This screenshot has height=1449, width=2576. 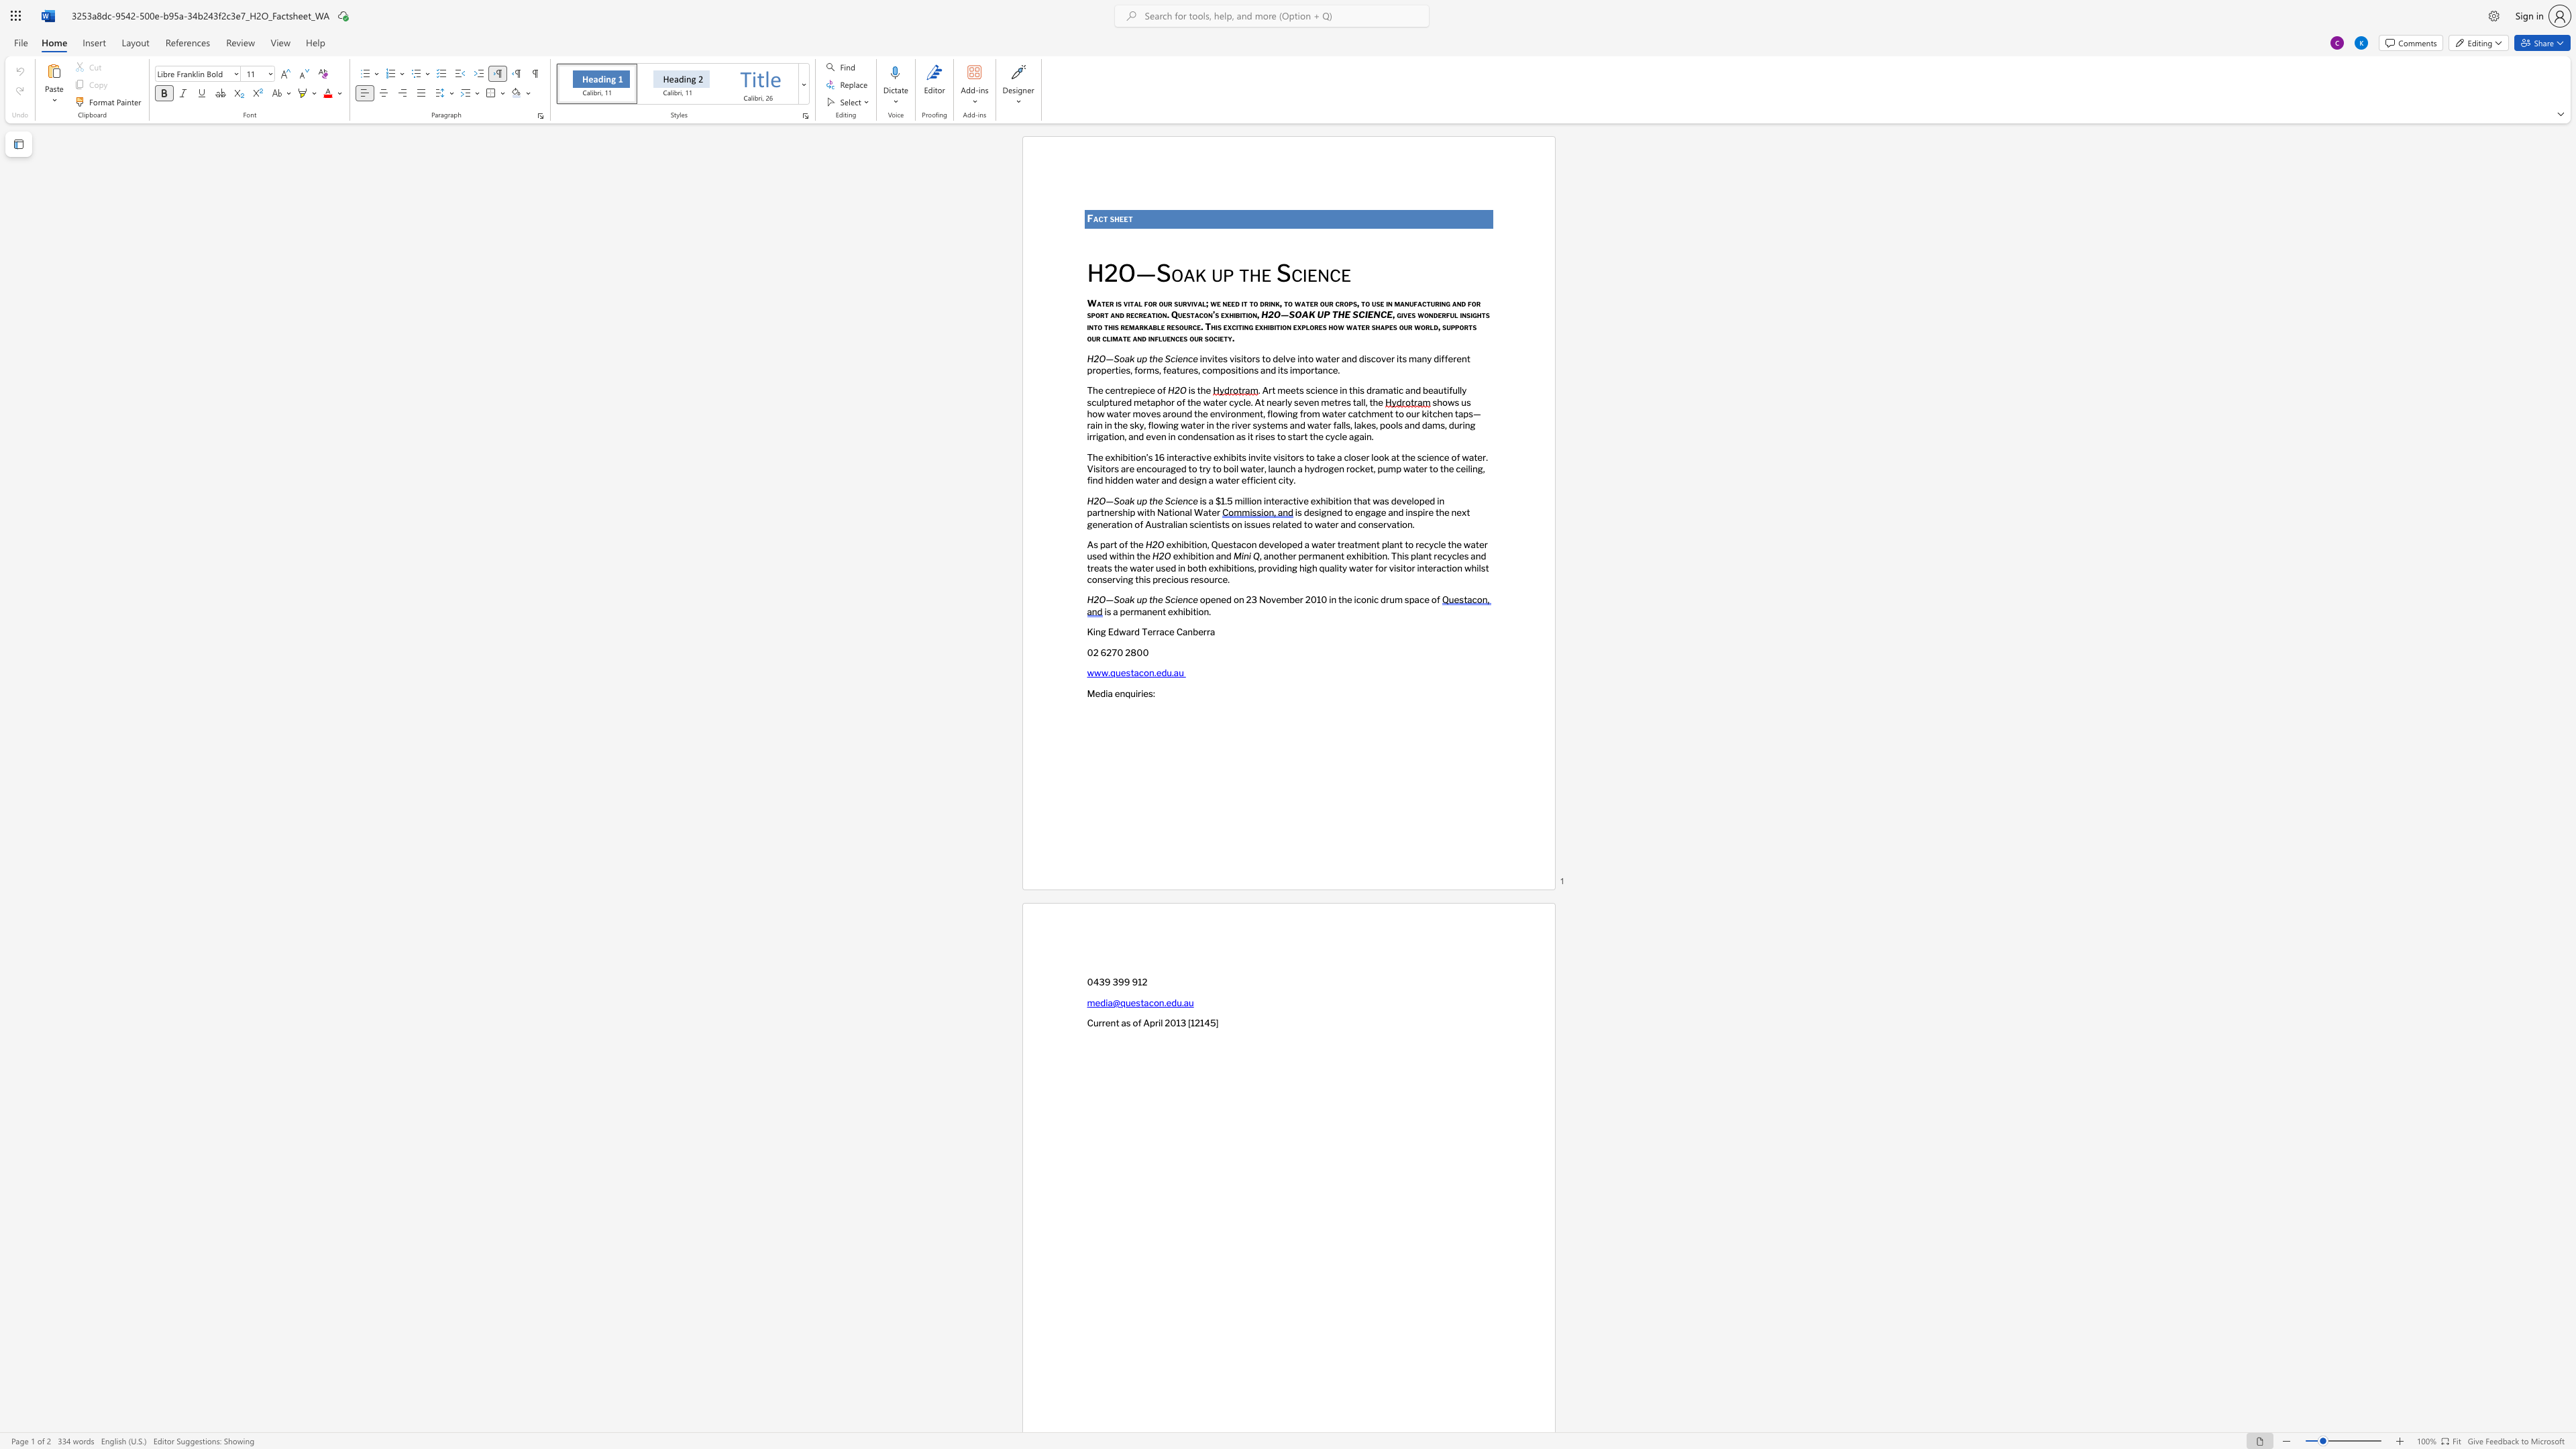 I want to click on the subset text "mposi" within the text "compositions", so click(x=1212, y=369).